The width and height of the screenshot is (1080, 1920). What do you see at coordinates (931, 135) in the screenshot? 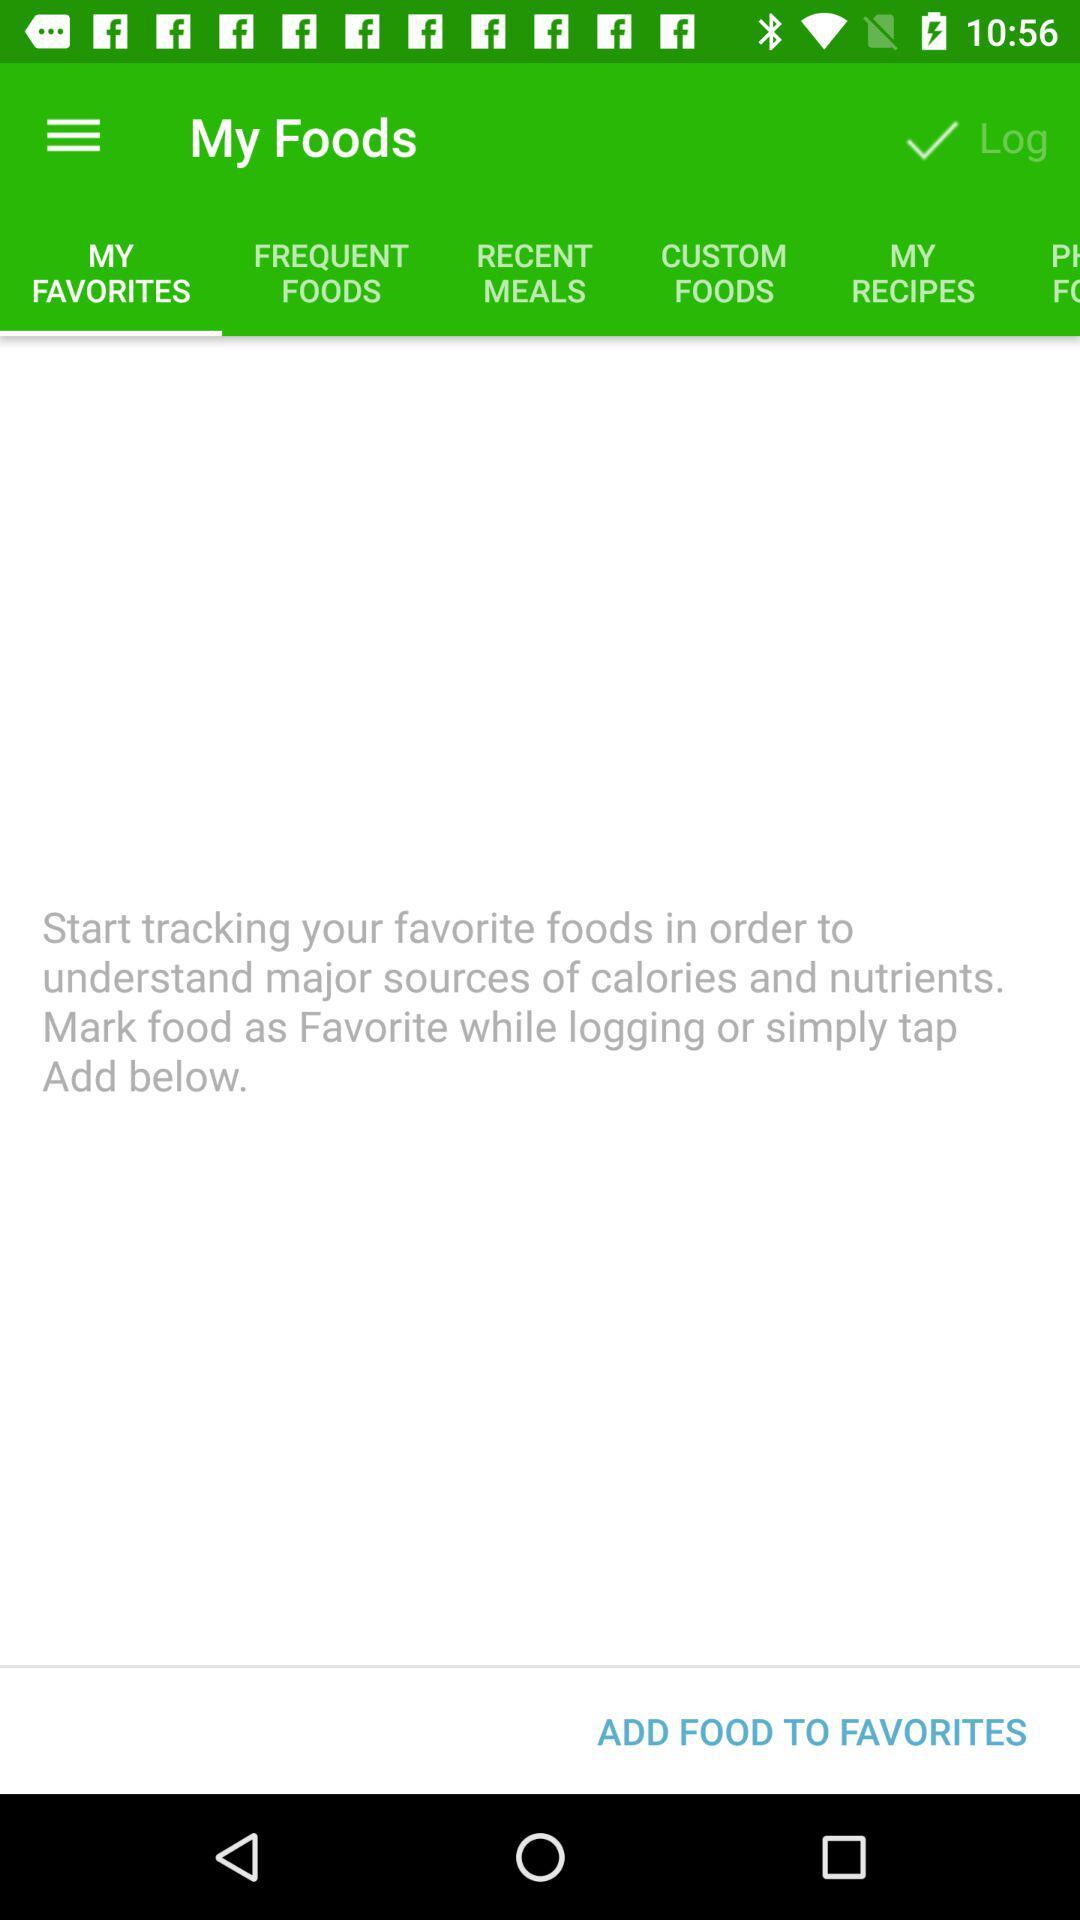
I see `the button beside log` at bounding box center [931, 135].